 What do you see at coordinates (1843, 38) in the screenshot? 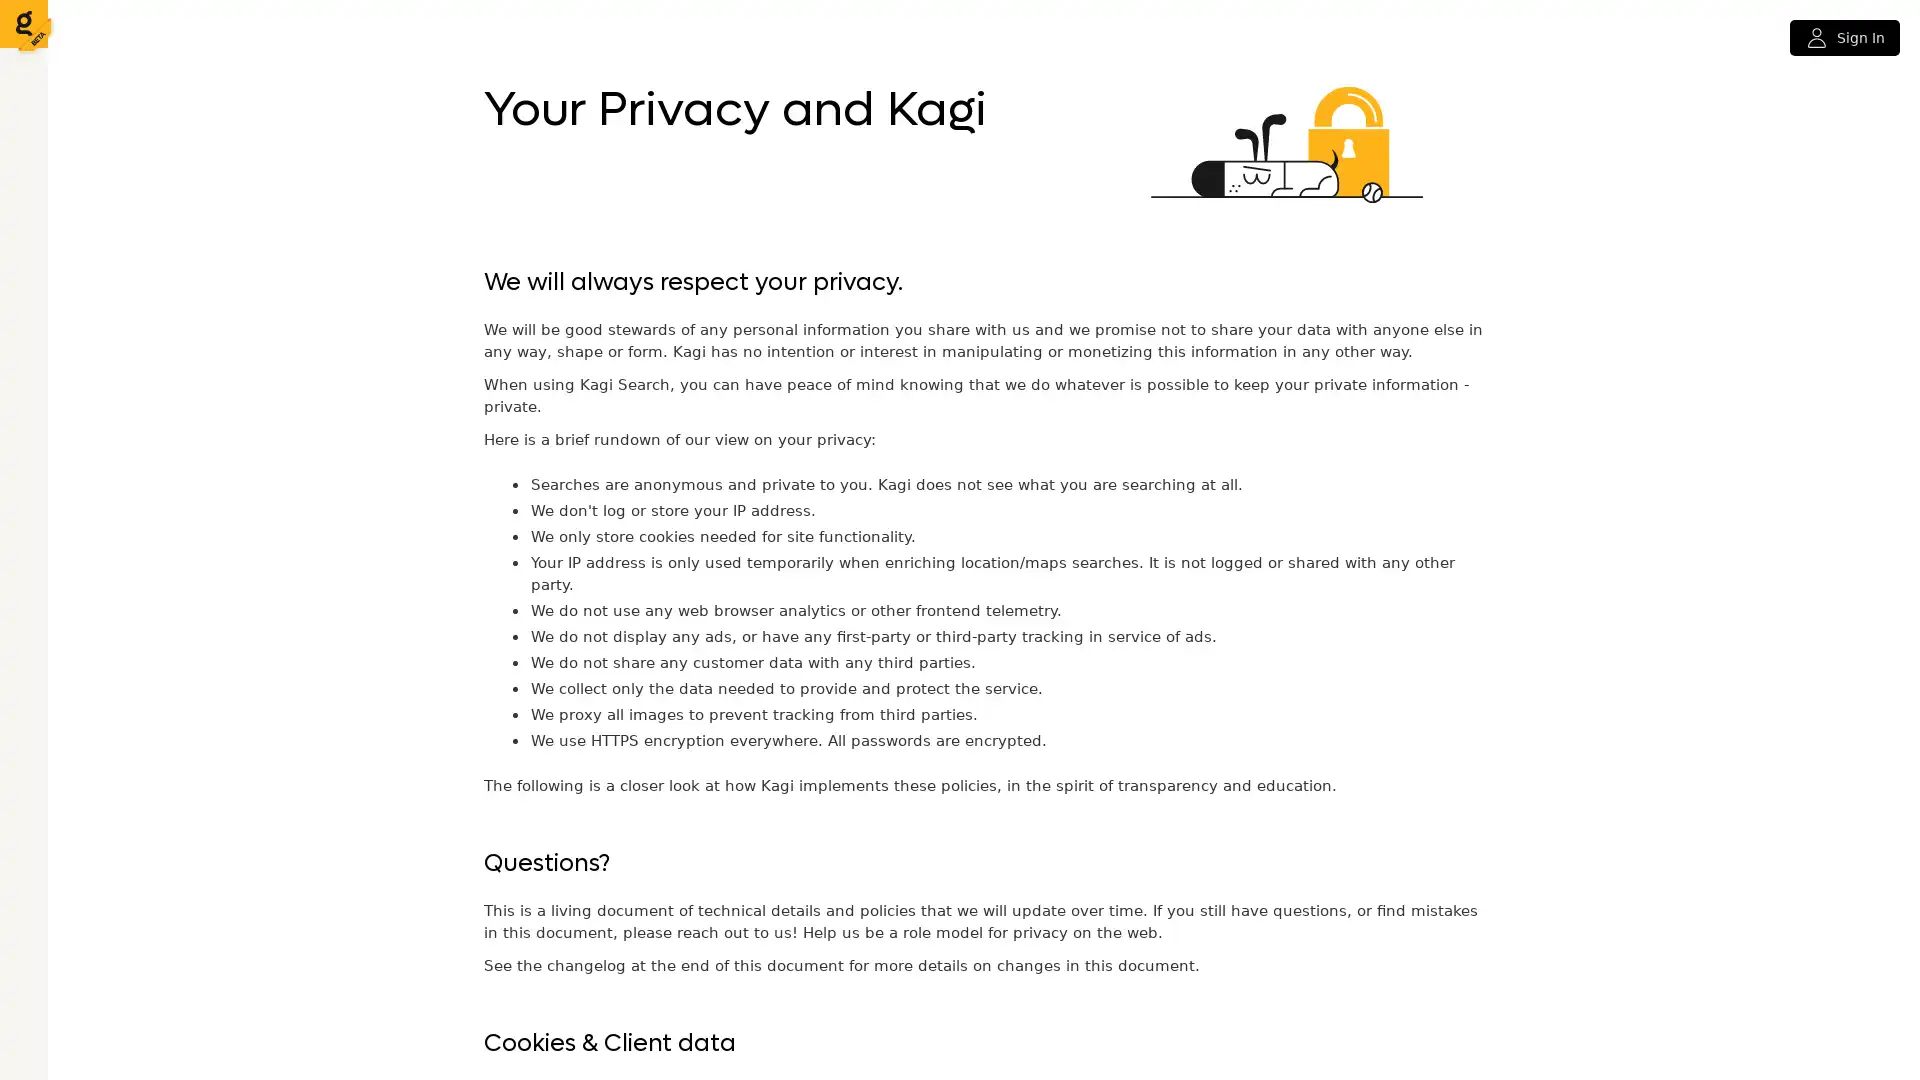
I see `Sign In` at bounding box center [1843, 38].